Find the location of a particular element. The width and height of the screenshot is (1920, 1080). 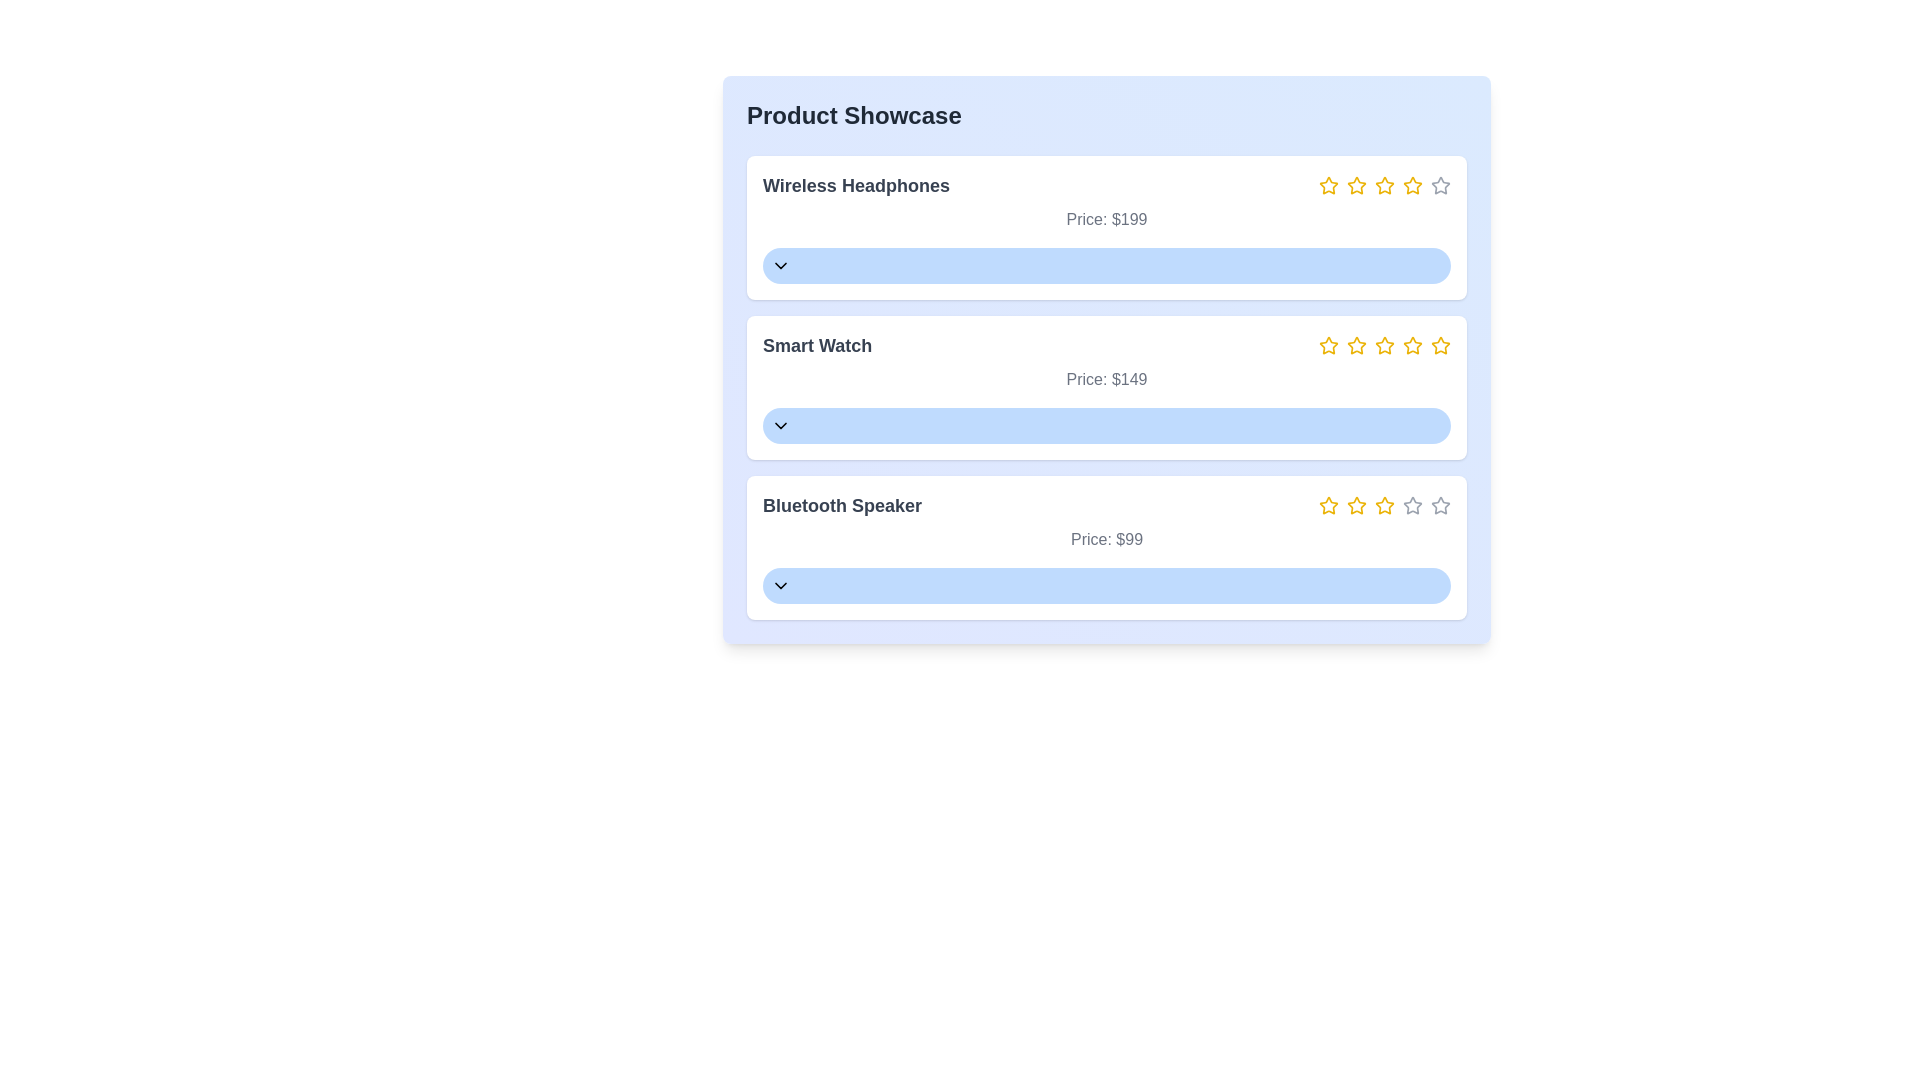

the fourth star icon in the rating row for the product 'Bluetooth Speaker' is located at coordinates (1411, 504).